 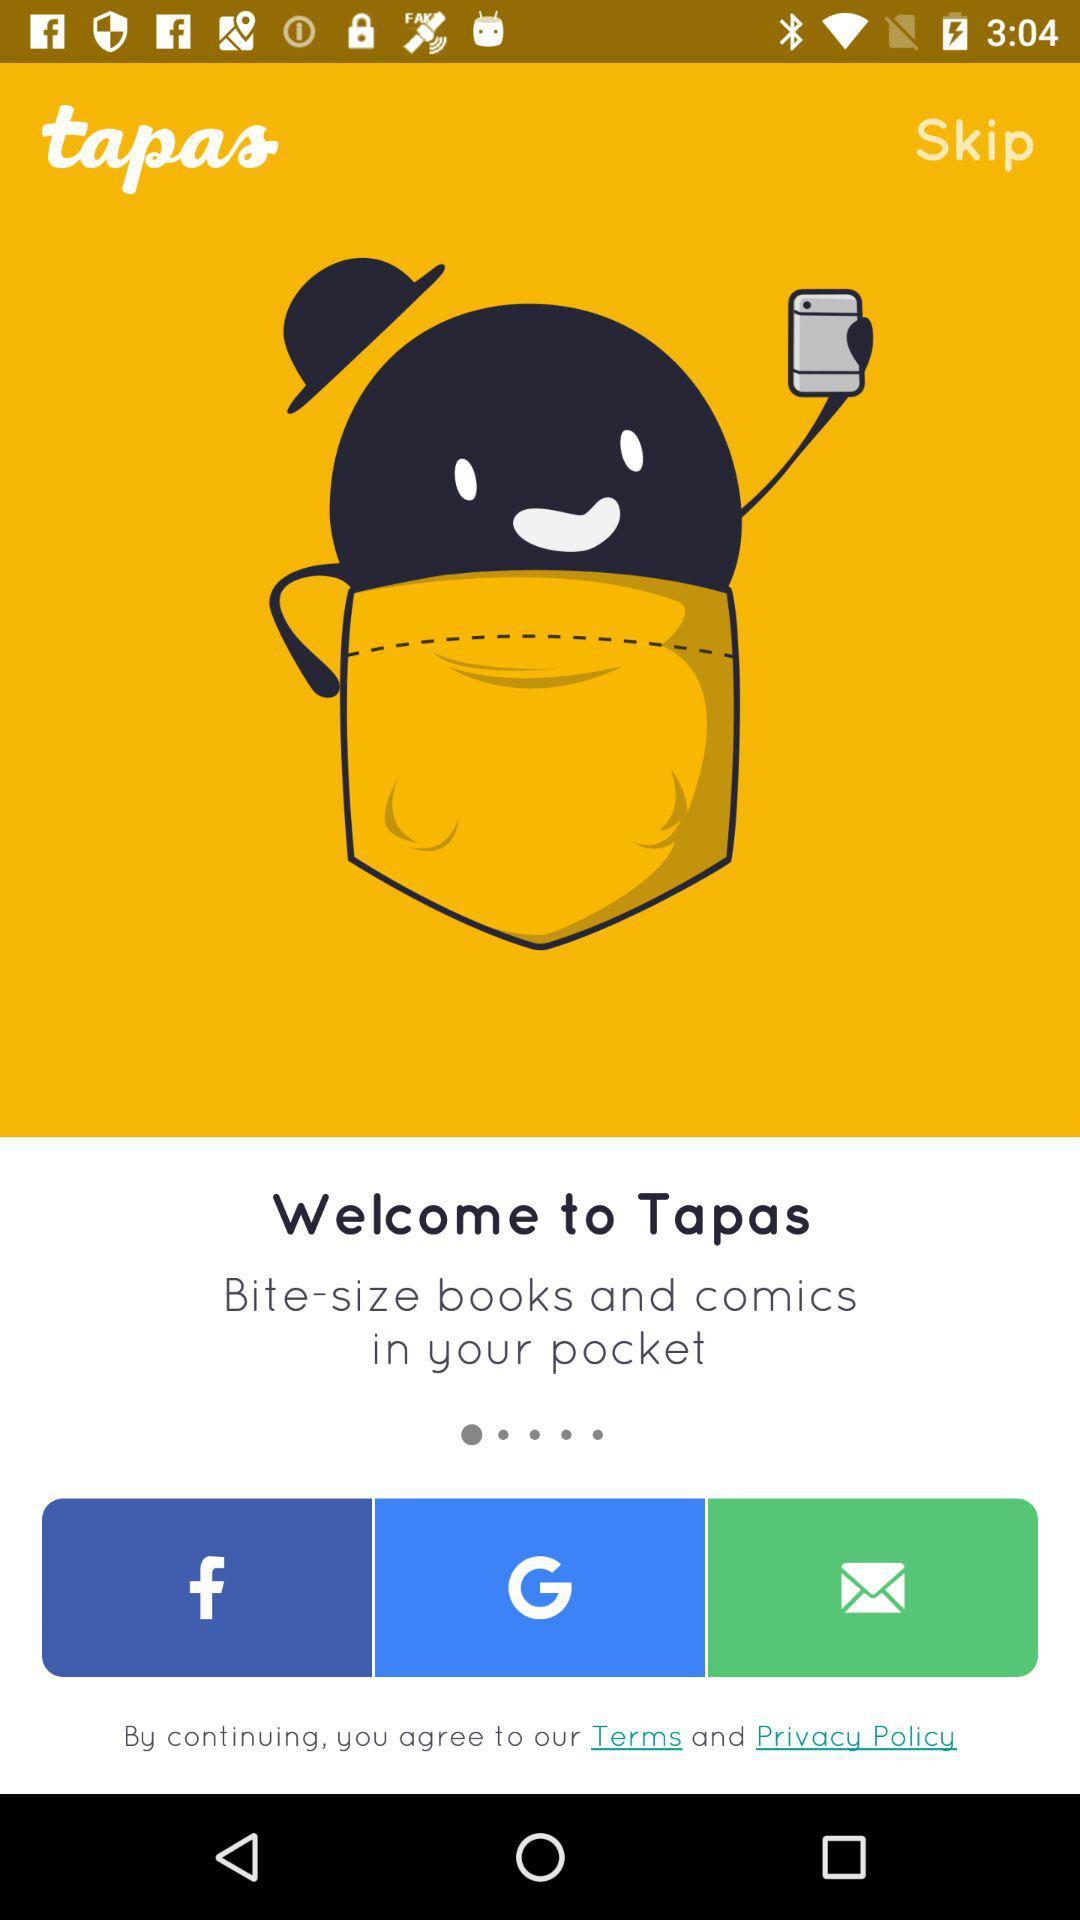 I want to click on shows message icon, so click(x=871, y=1586).